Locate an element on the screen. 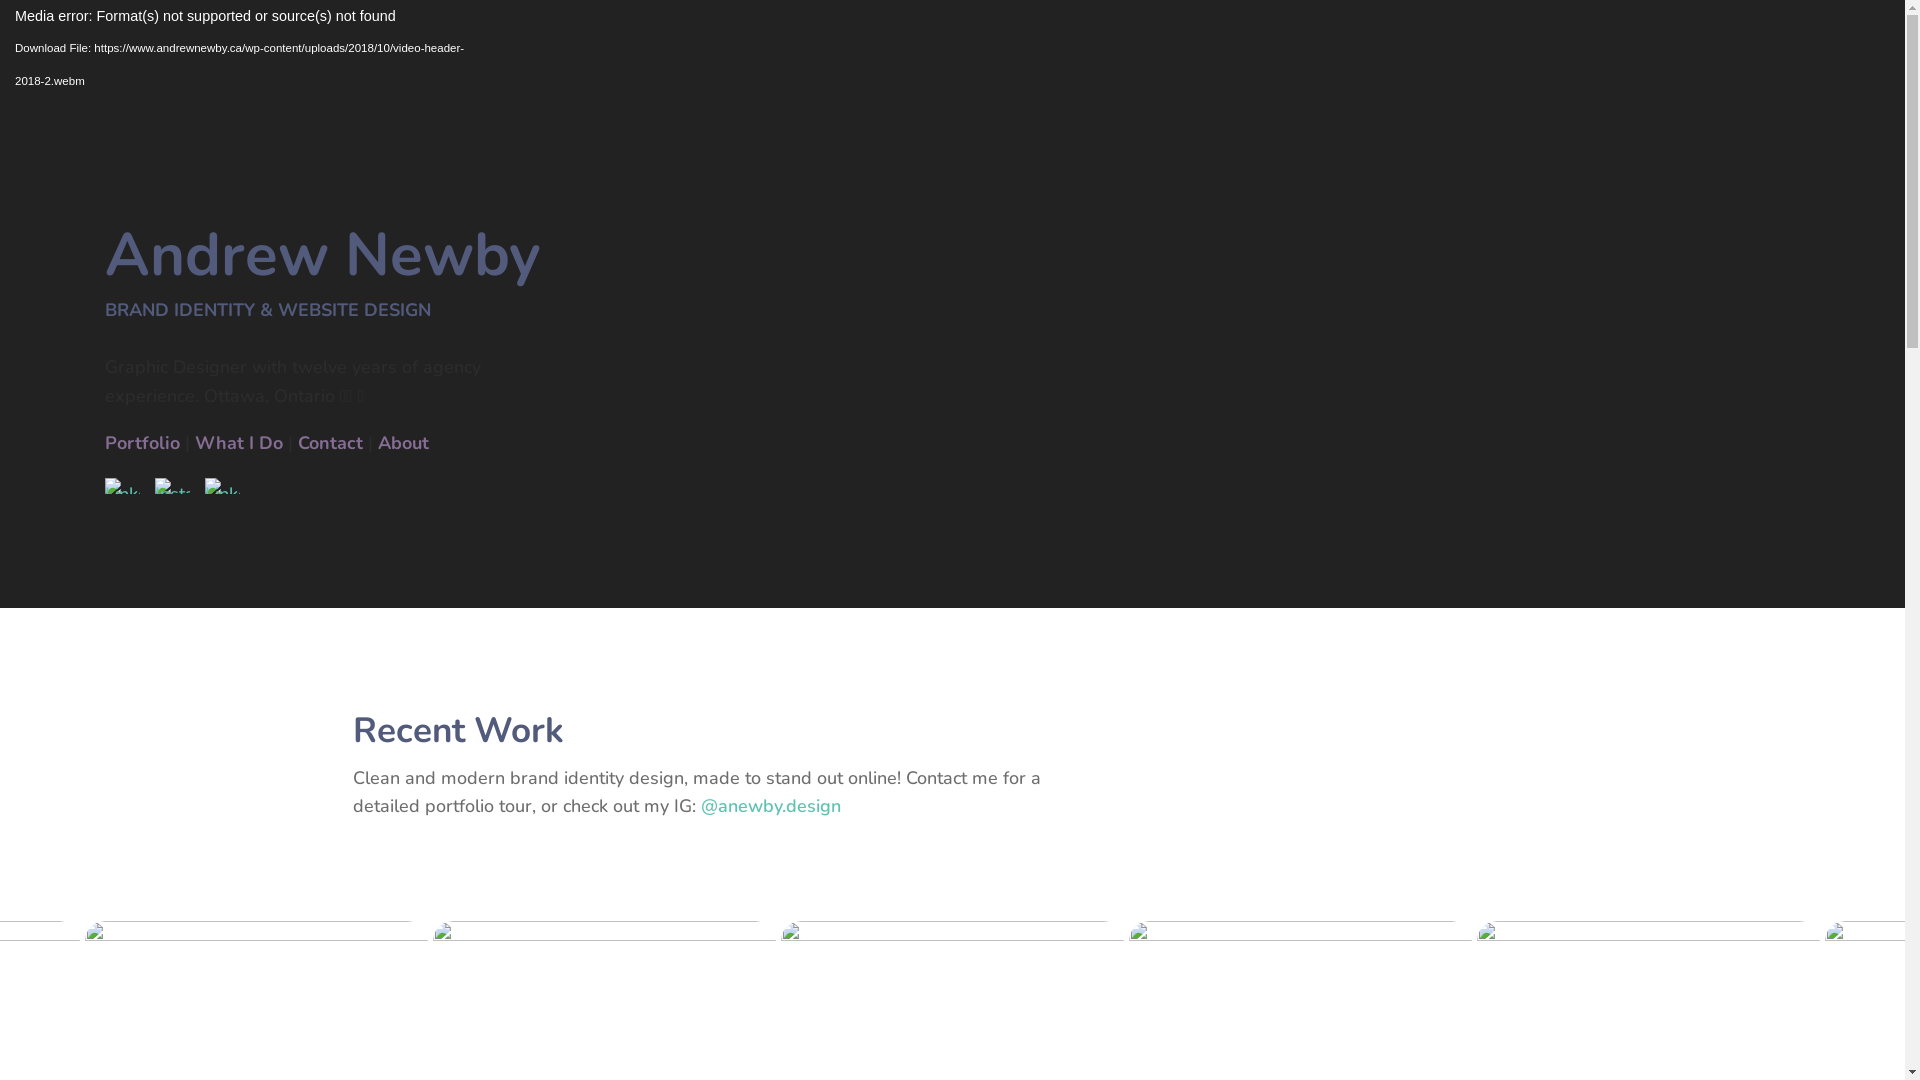 Image resolution: width=1920 pixels, height=1080 pixels. 'Portfolio' is located at coordinates (141, 442).